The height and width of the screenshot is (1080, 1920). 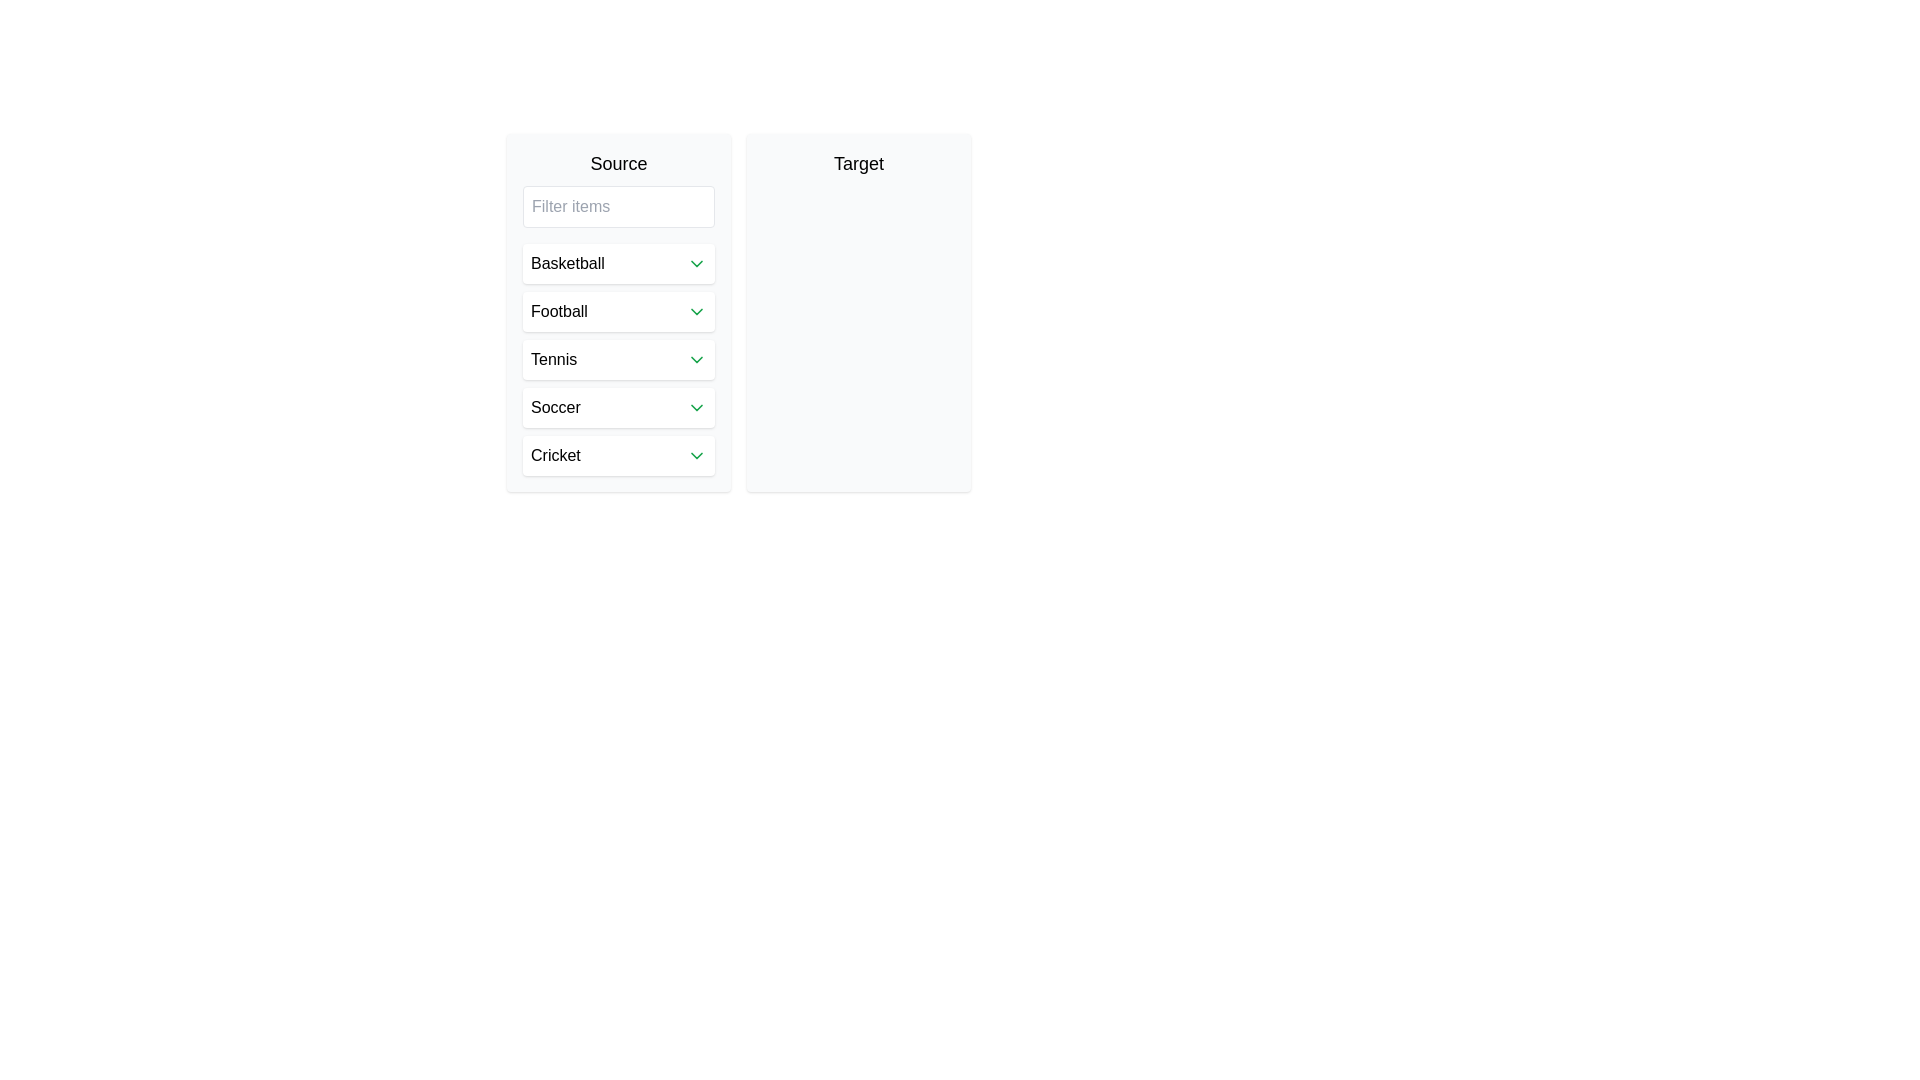 I want to click on the 'Soccer' dropdown menu item located as the fourth item in the vertical list of the 'Source' section, so click(x=618, y=407).